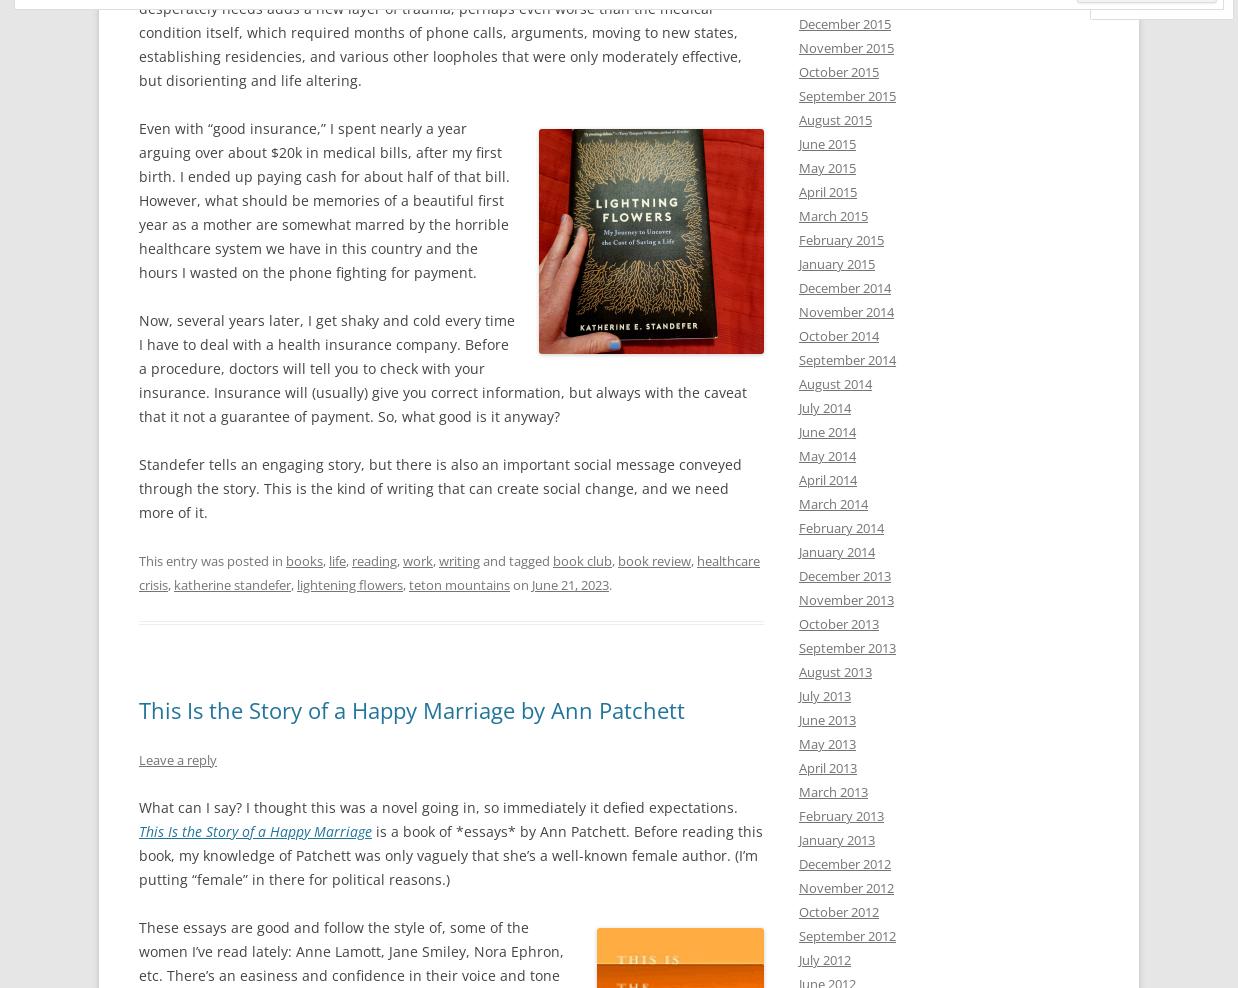 Image resolution: width=1238 pixels, height=988 pixels. I want to click on 'November 2014', so click(799, 312).